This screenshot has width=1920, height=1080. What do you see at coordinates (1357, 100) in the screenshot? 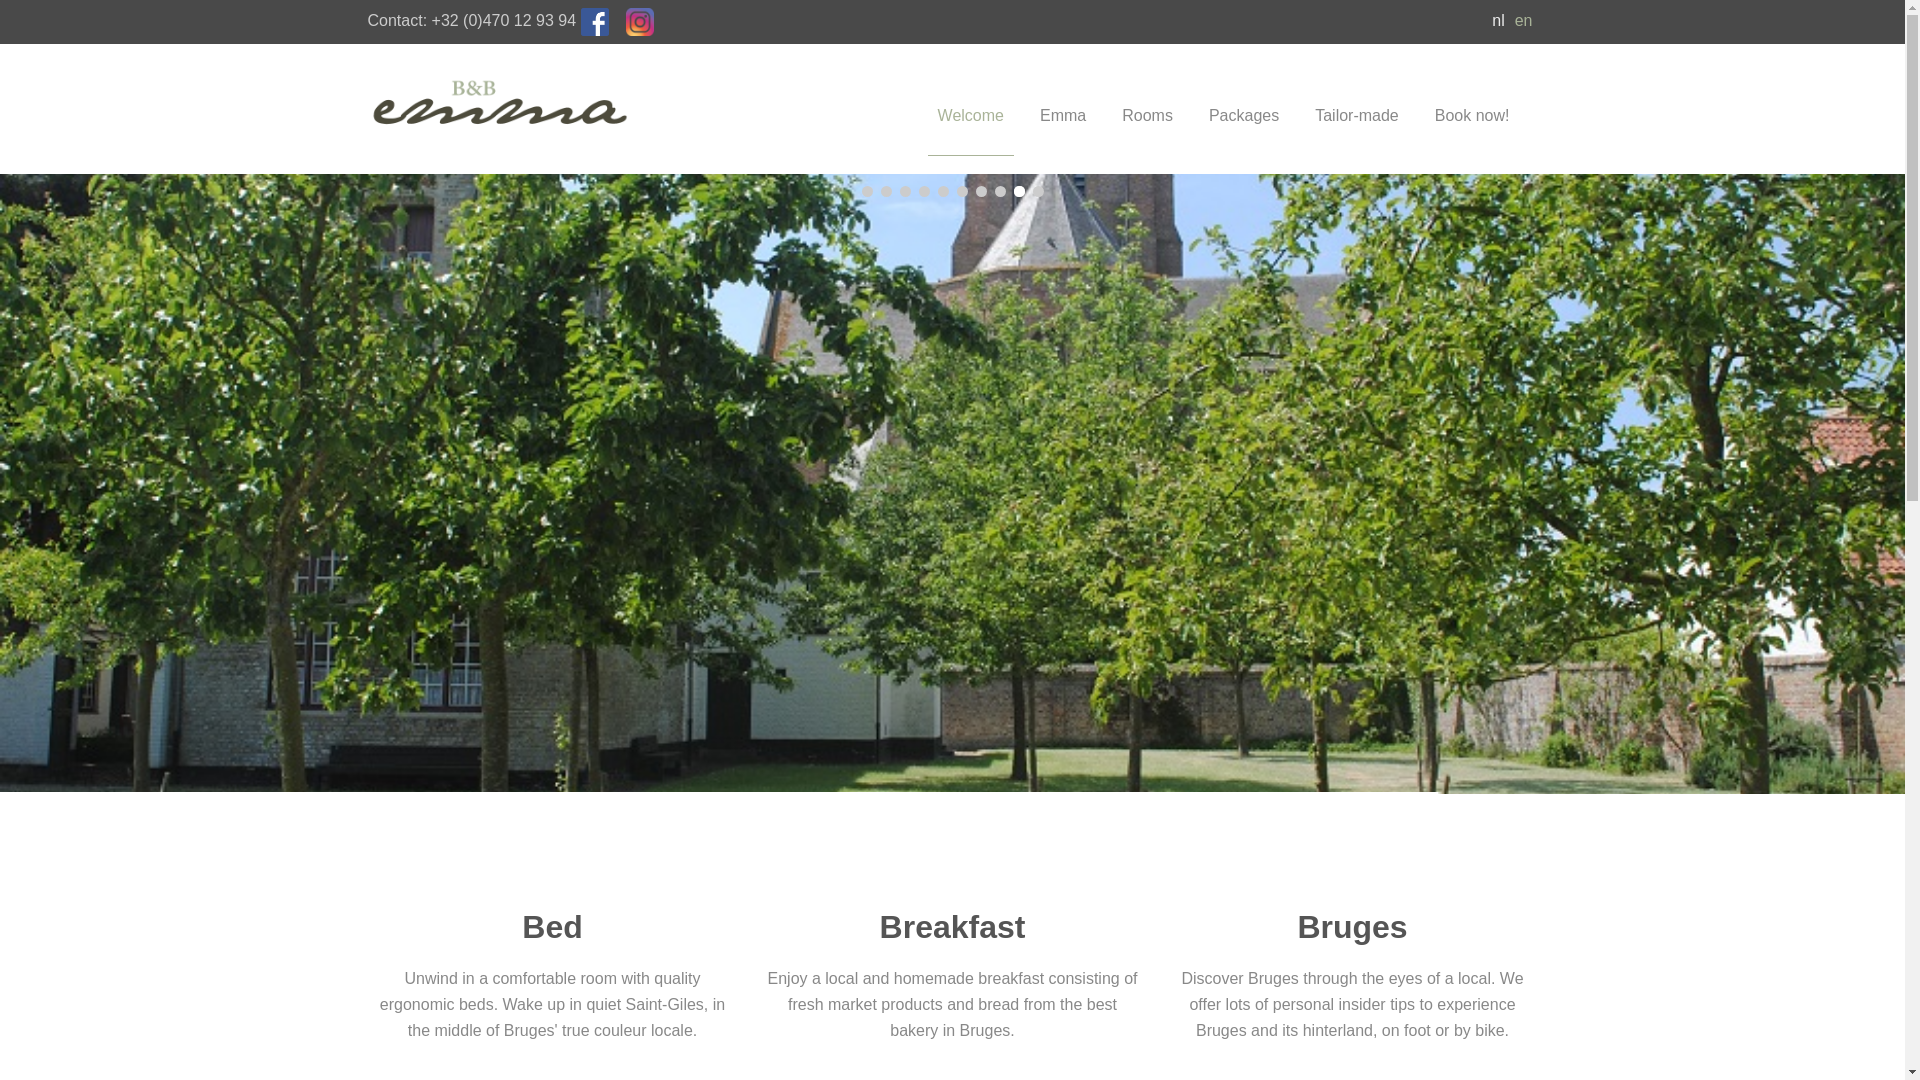
I see `'Tailor-made'` at bounding box center [1357, 100].